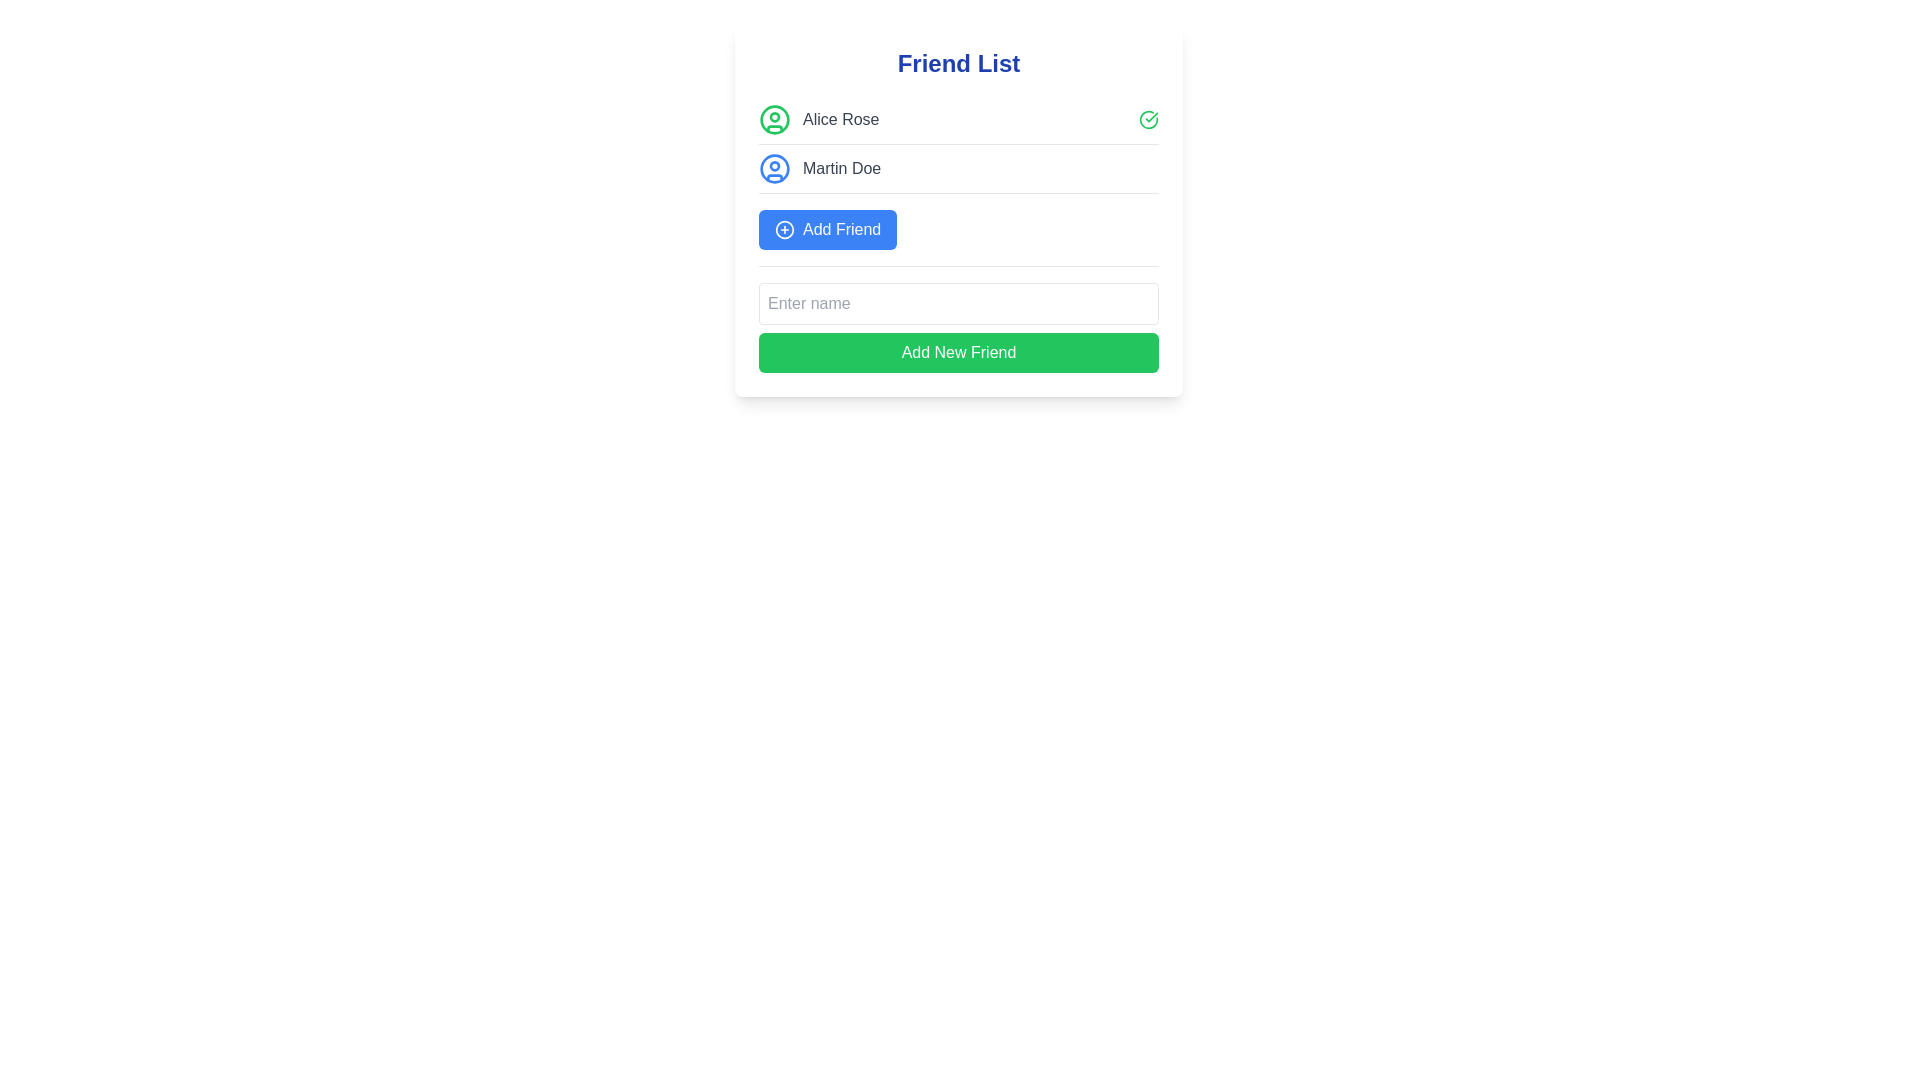  I want to click on the second entry in the 'Friend List' representing a user with details such as an avatar and username for selection, so click(958, 168).